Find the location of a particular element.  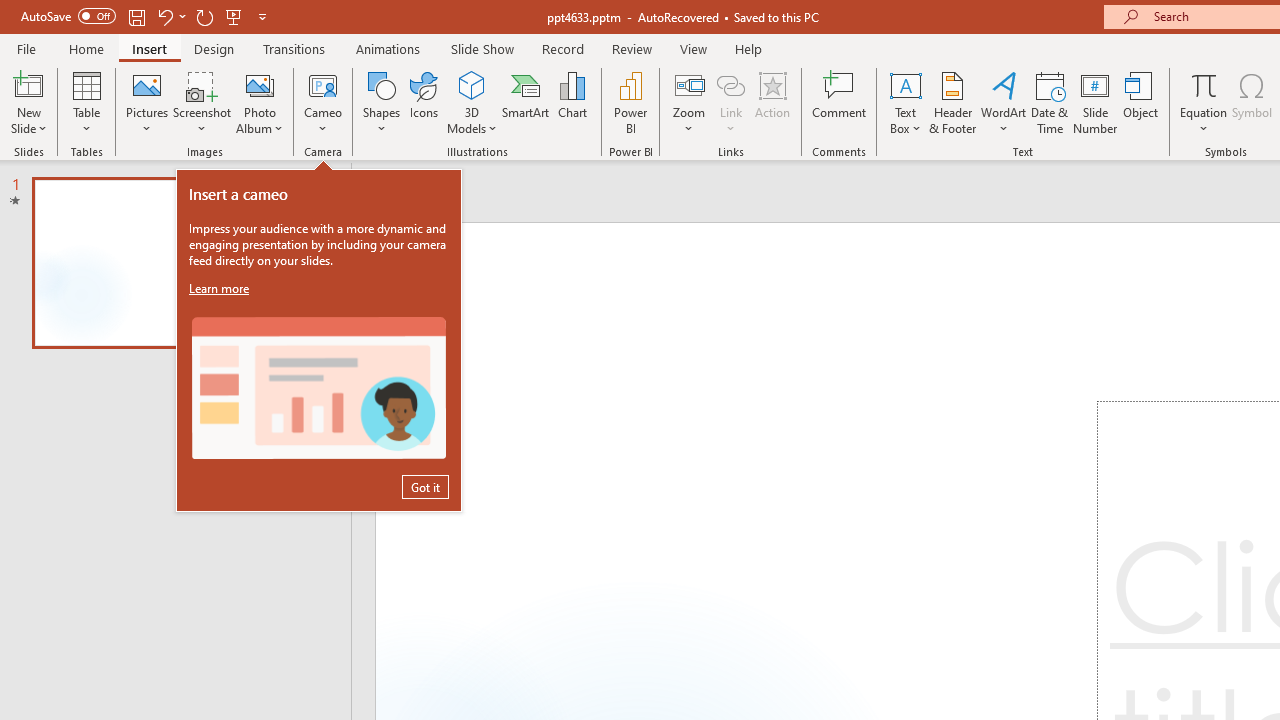

'Photo Album...' is located at coordinates (258, 103).